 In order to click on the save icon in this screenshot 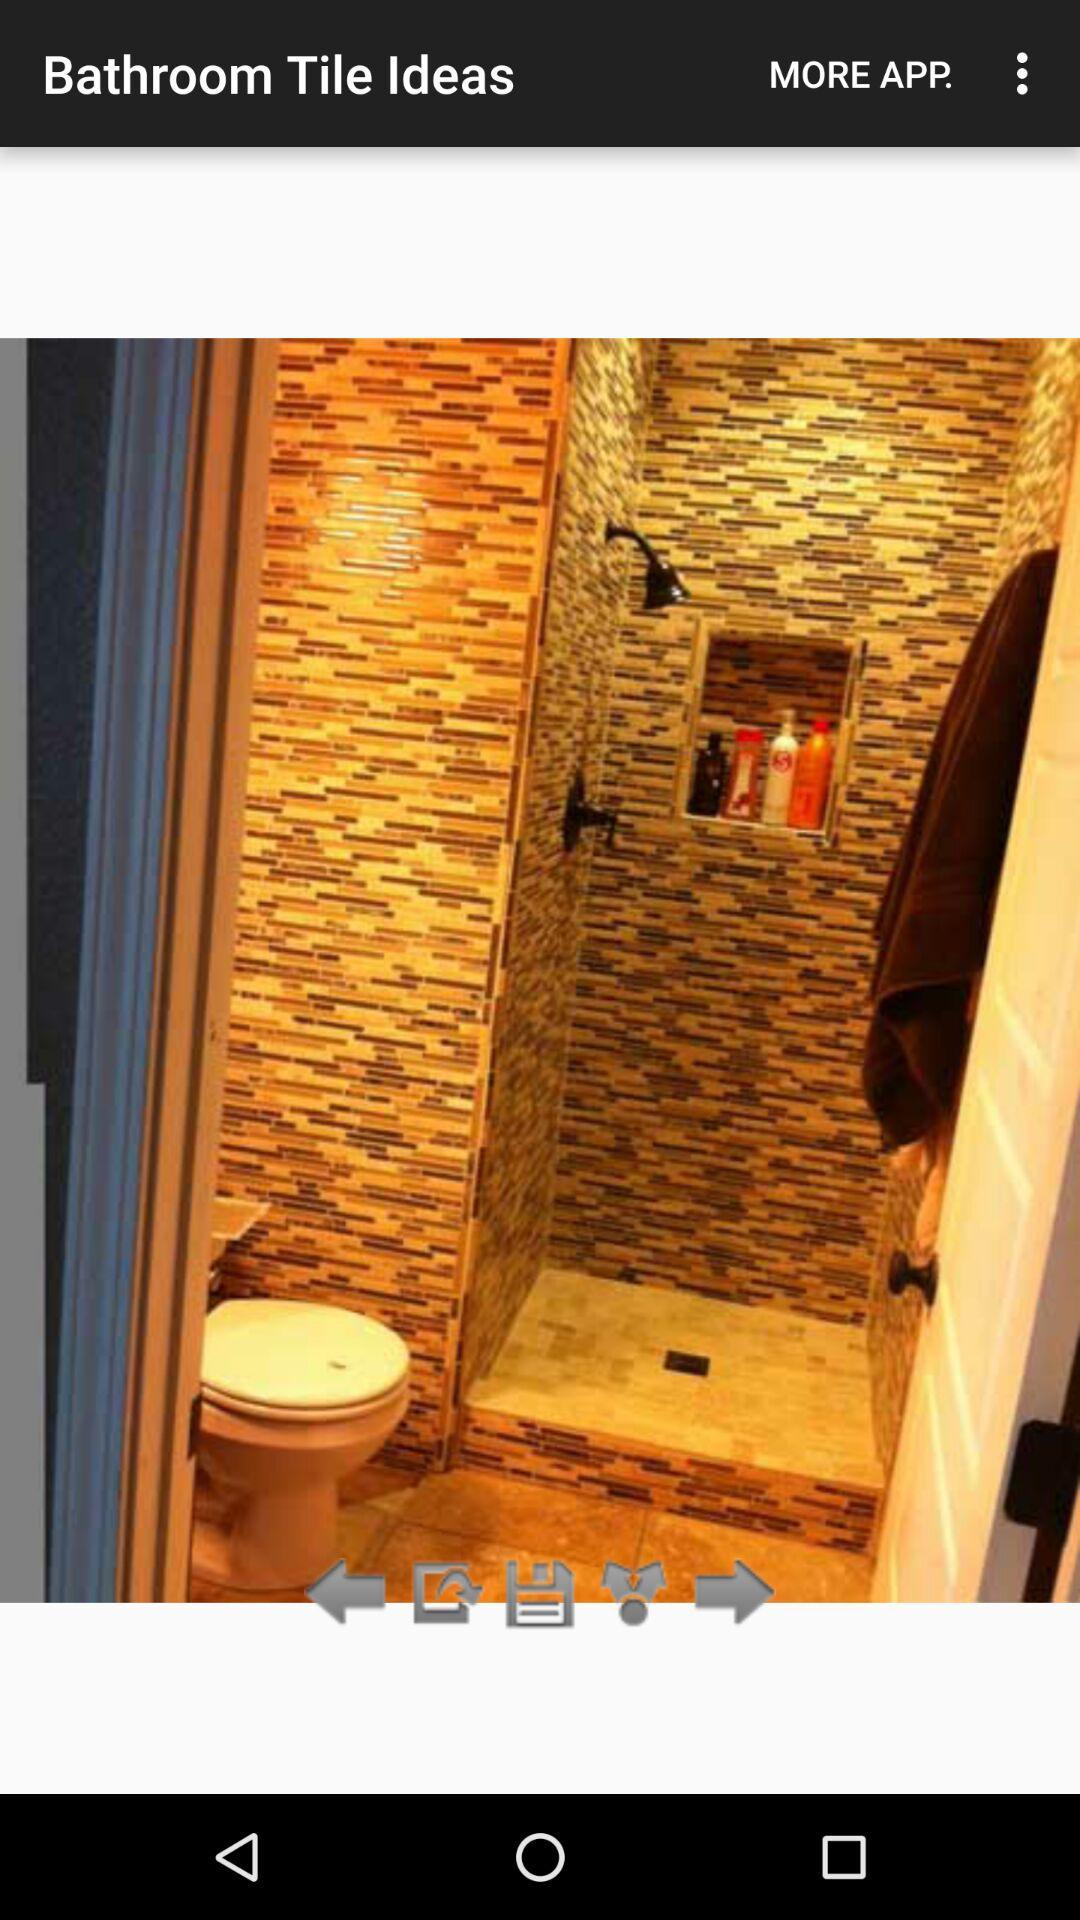, I will do `click(540, 1593)`.